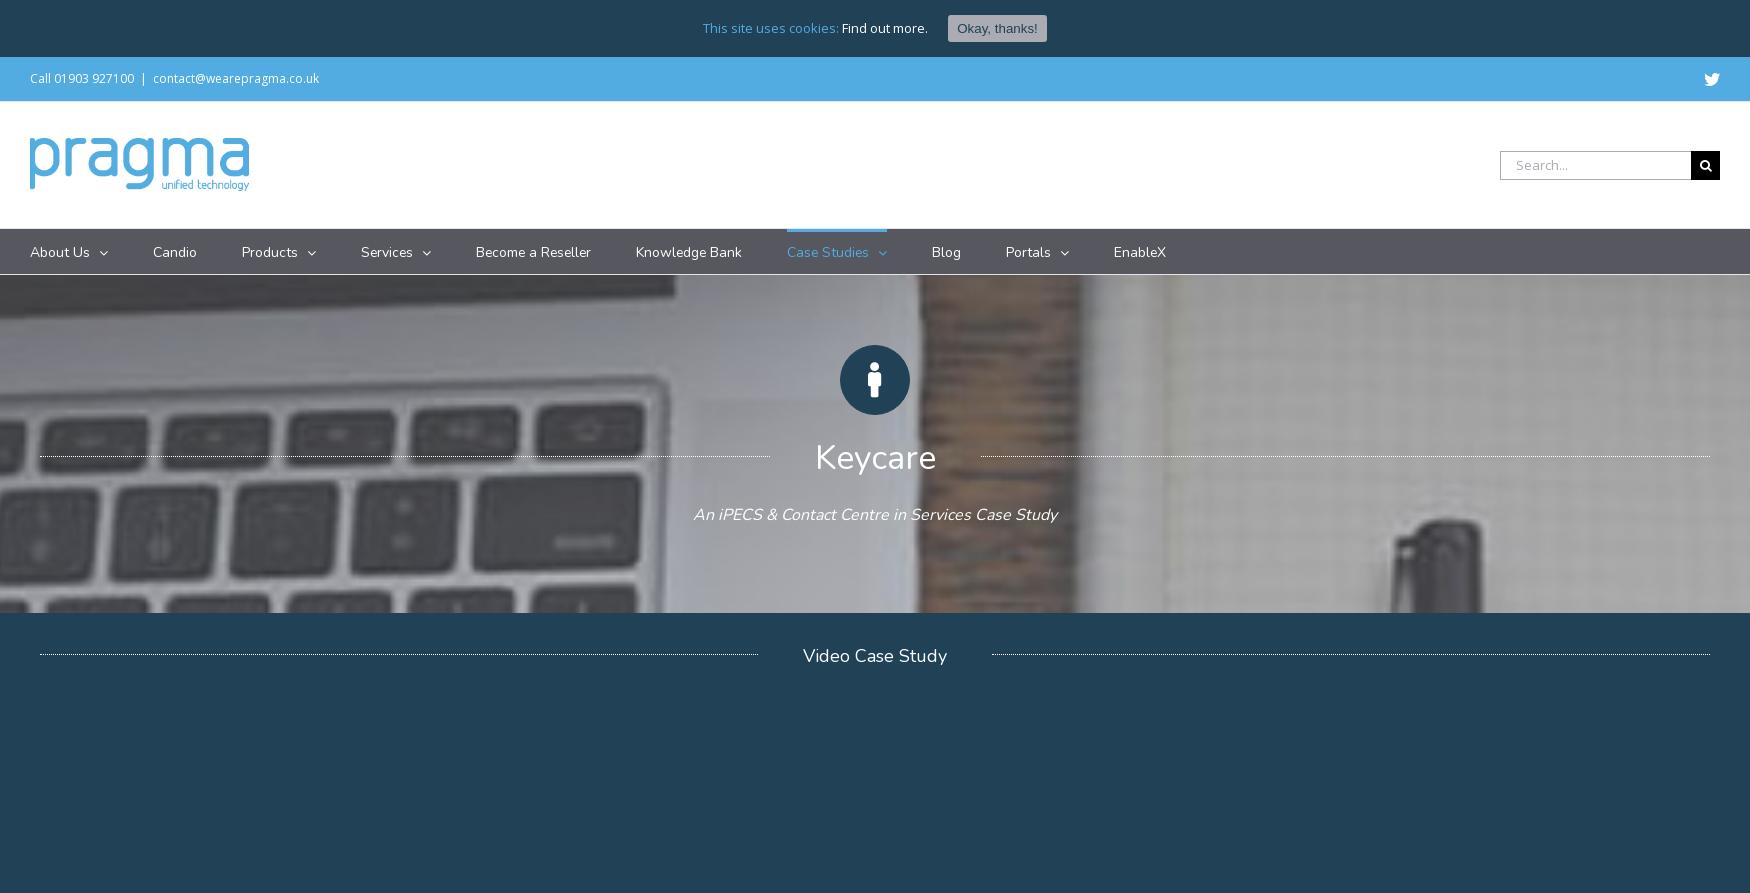 This screenshot has width=1750, height=893. I want to click on 'iPECS Cloud', so click(260, 292).